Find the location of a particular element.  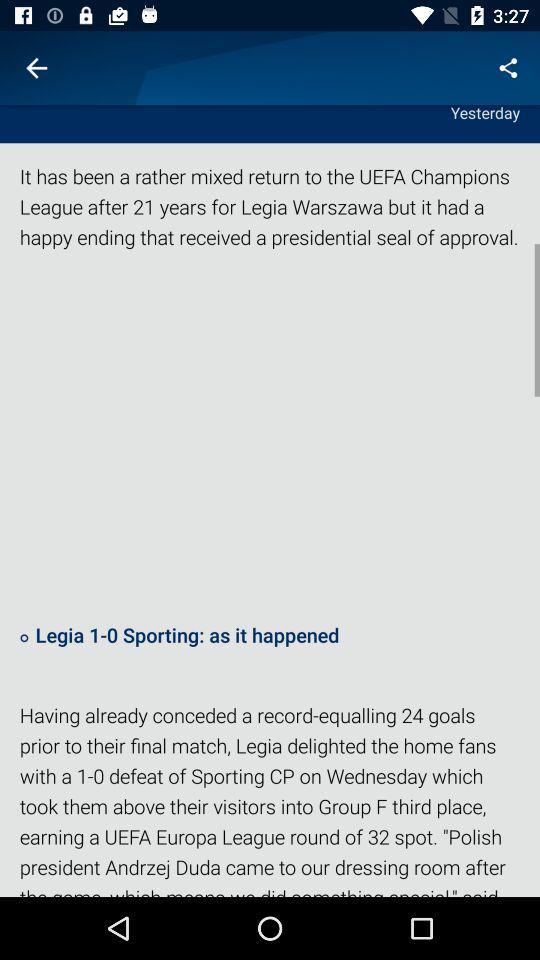

having already conceded icon is located at coordinates (270, 798).